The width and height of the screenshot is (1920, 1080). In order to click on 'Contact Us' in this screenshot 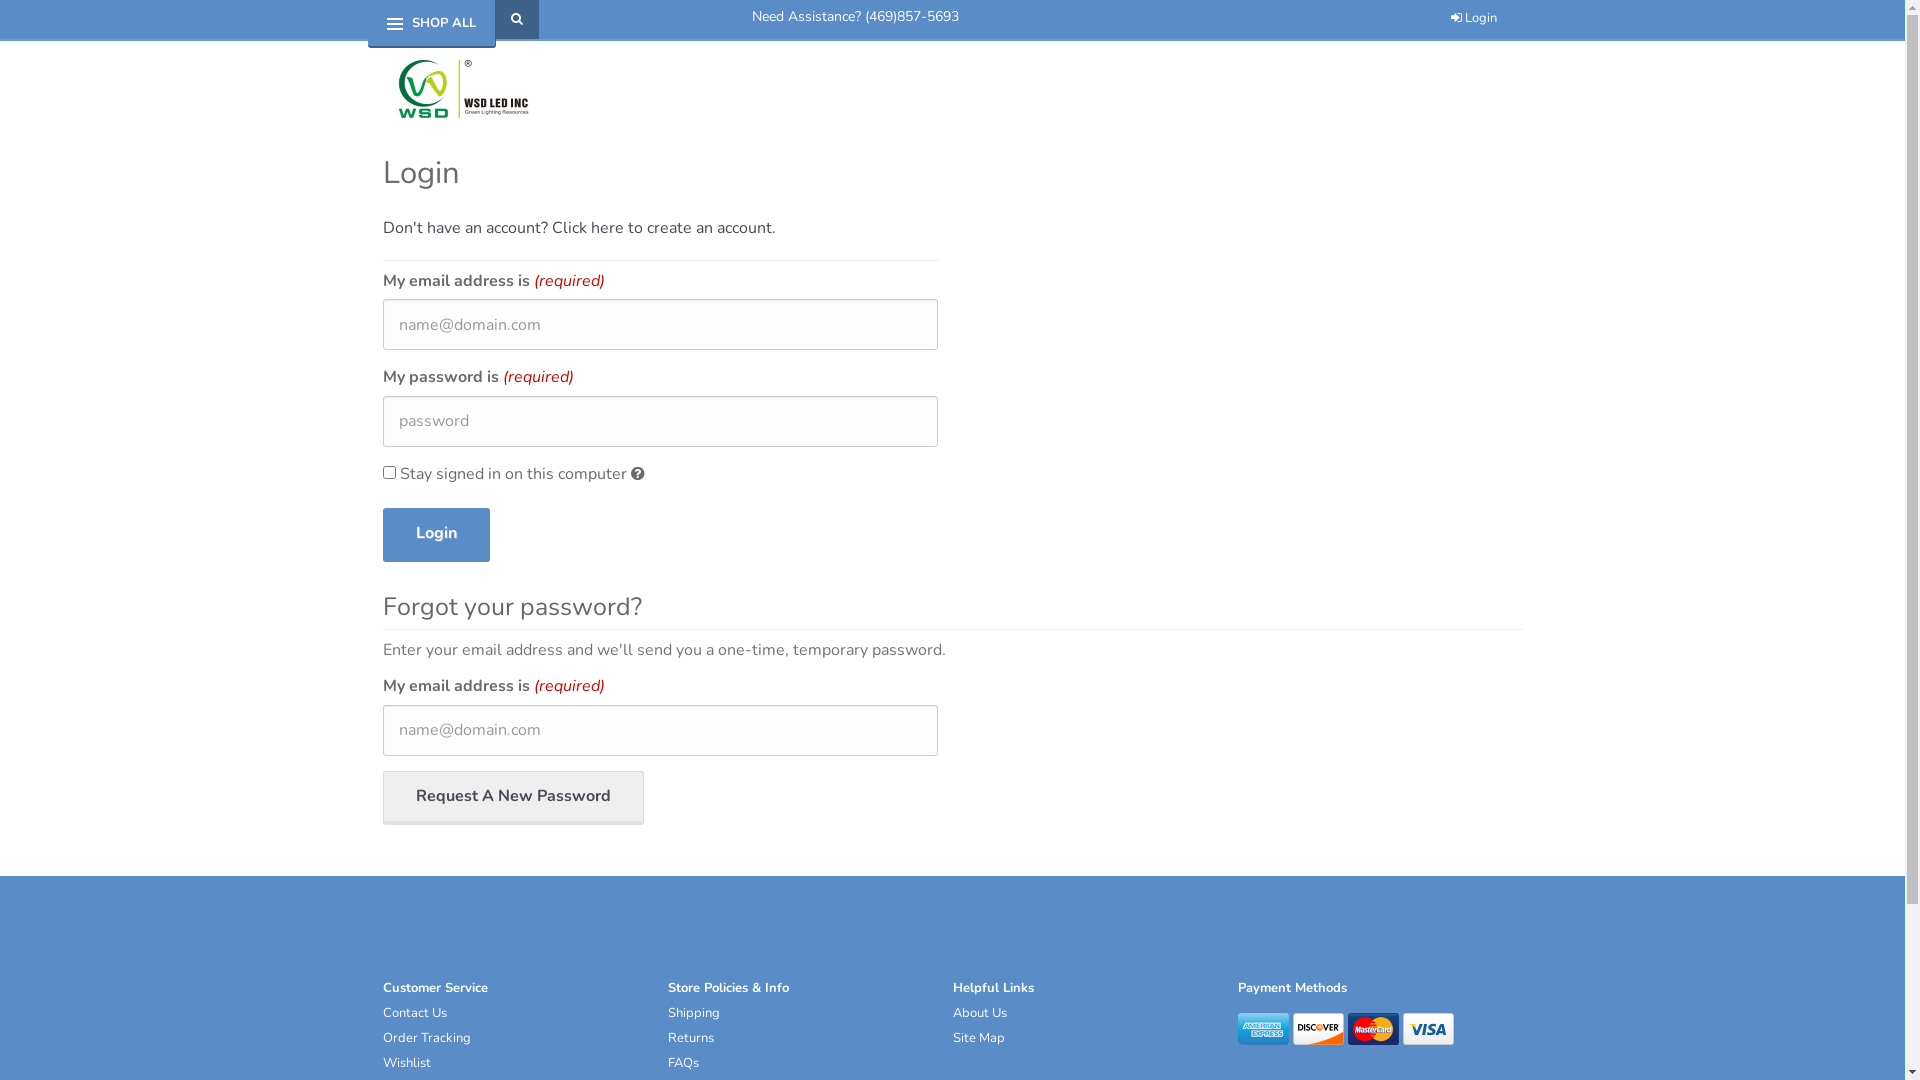, I will do `click(412, 1013)`.